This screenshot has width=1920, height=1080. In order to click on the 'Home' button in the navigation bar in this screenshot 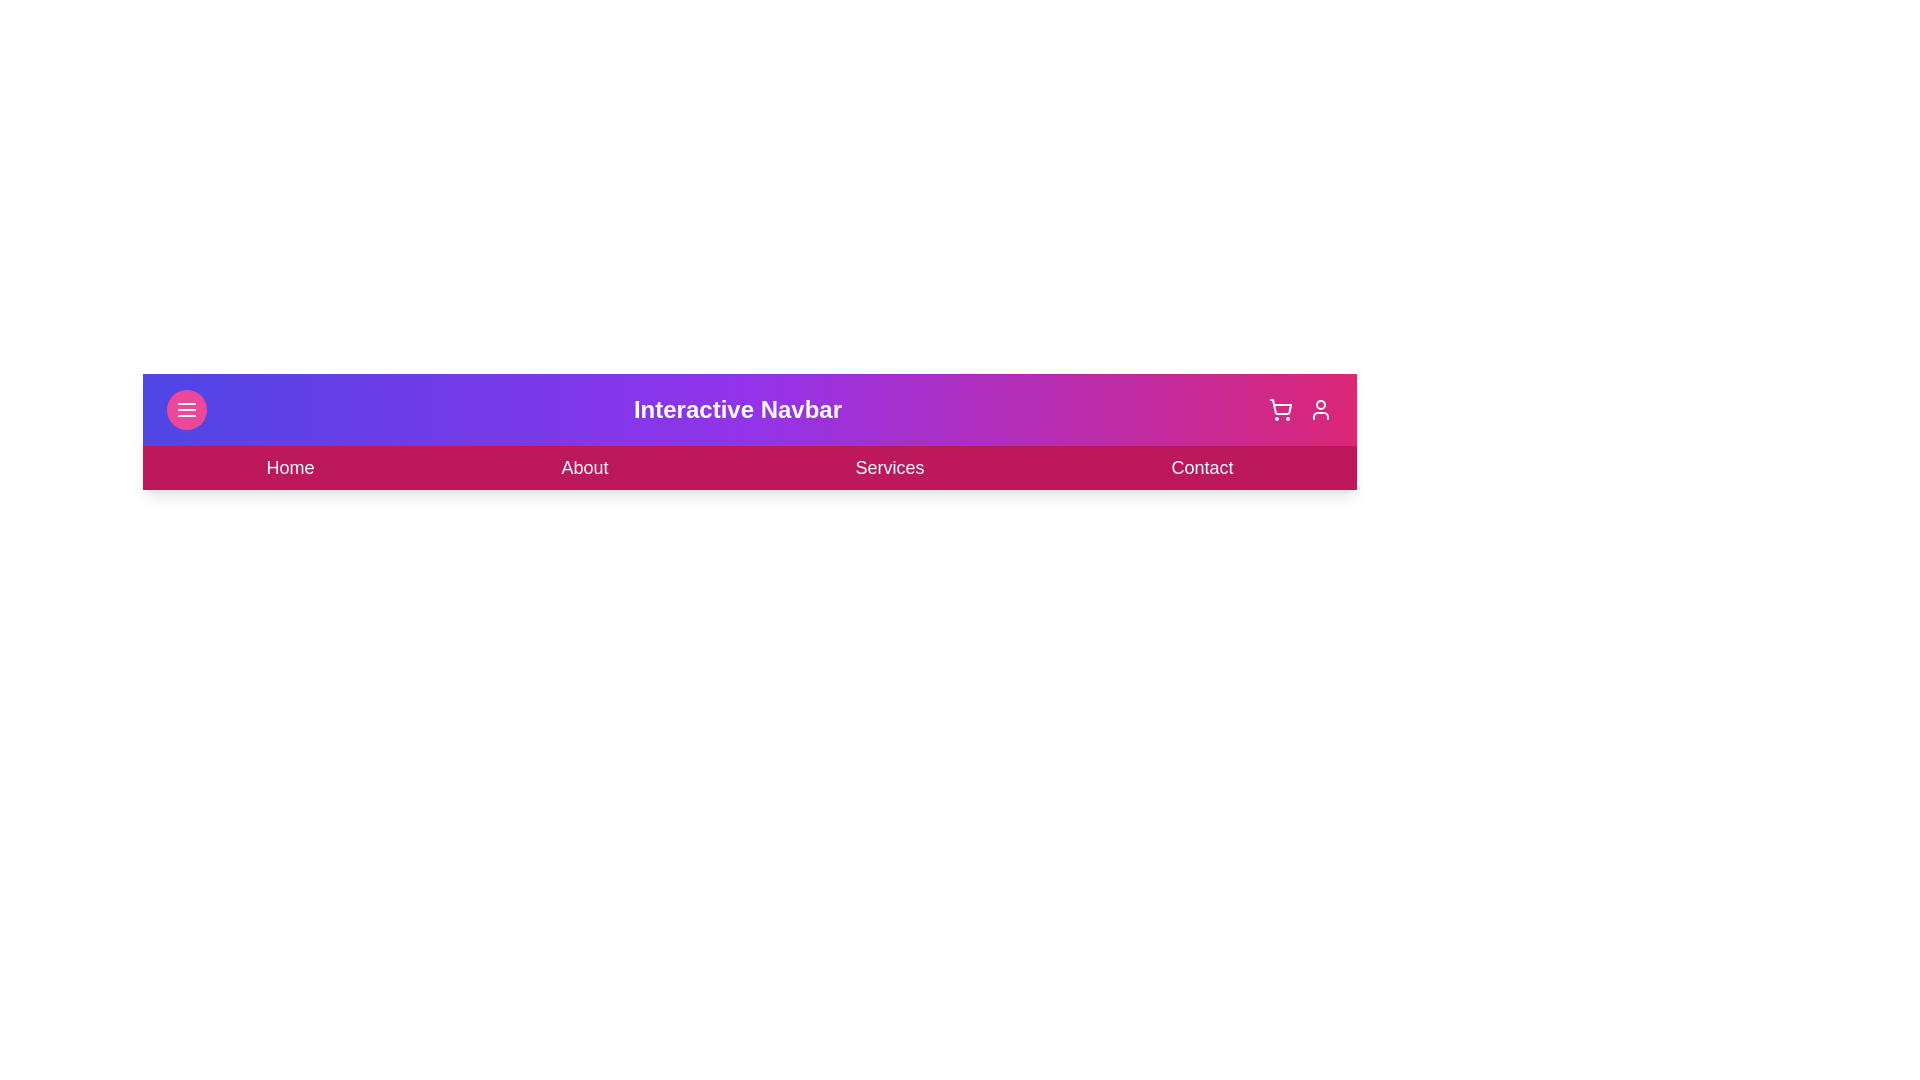, I will do `click(288, 467)`.